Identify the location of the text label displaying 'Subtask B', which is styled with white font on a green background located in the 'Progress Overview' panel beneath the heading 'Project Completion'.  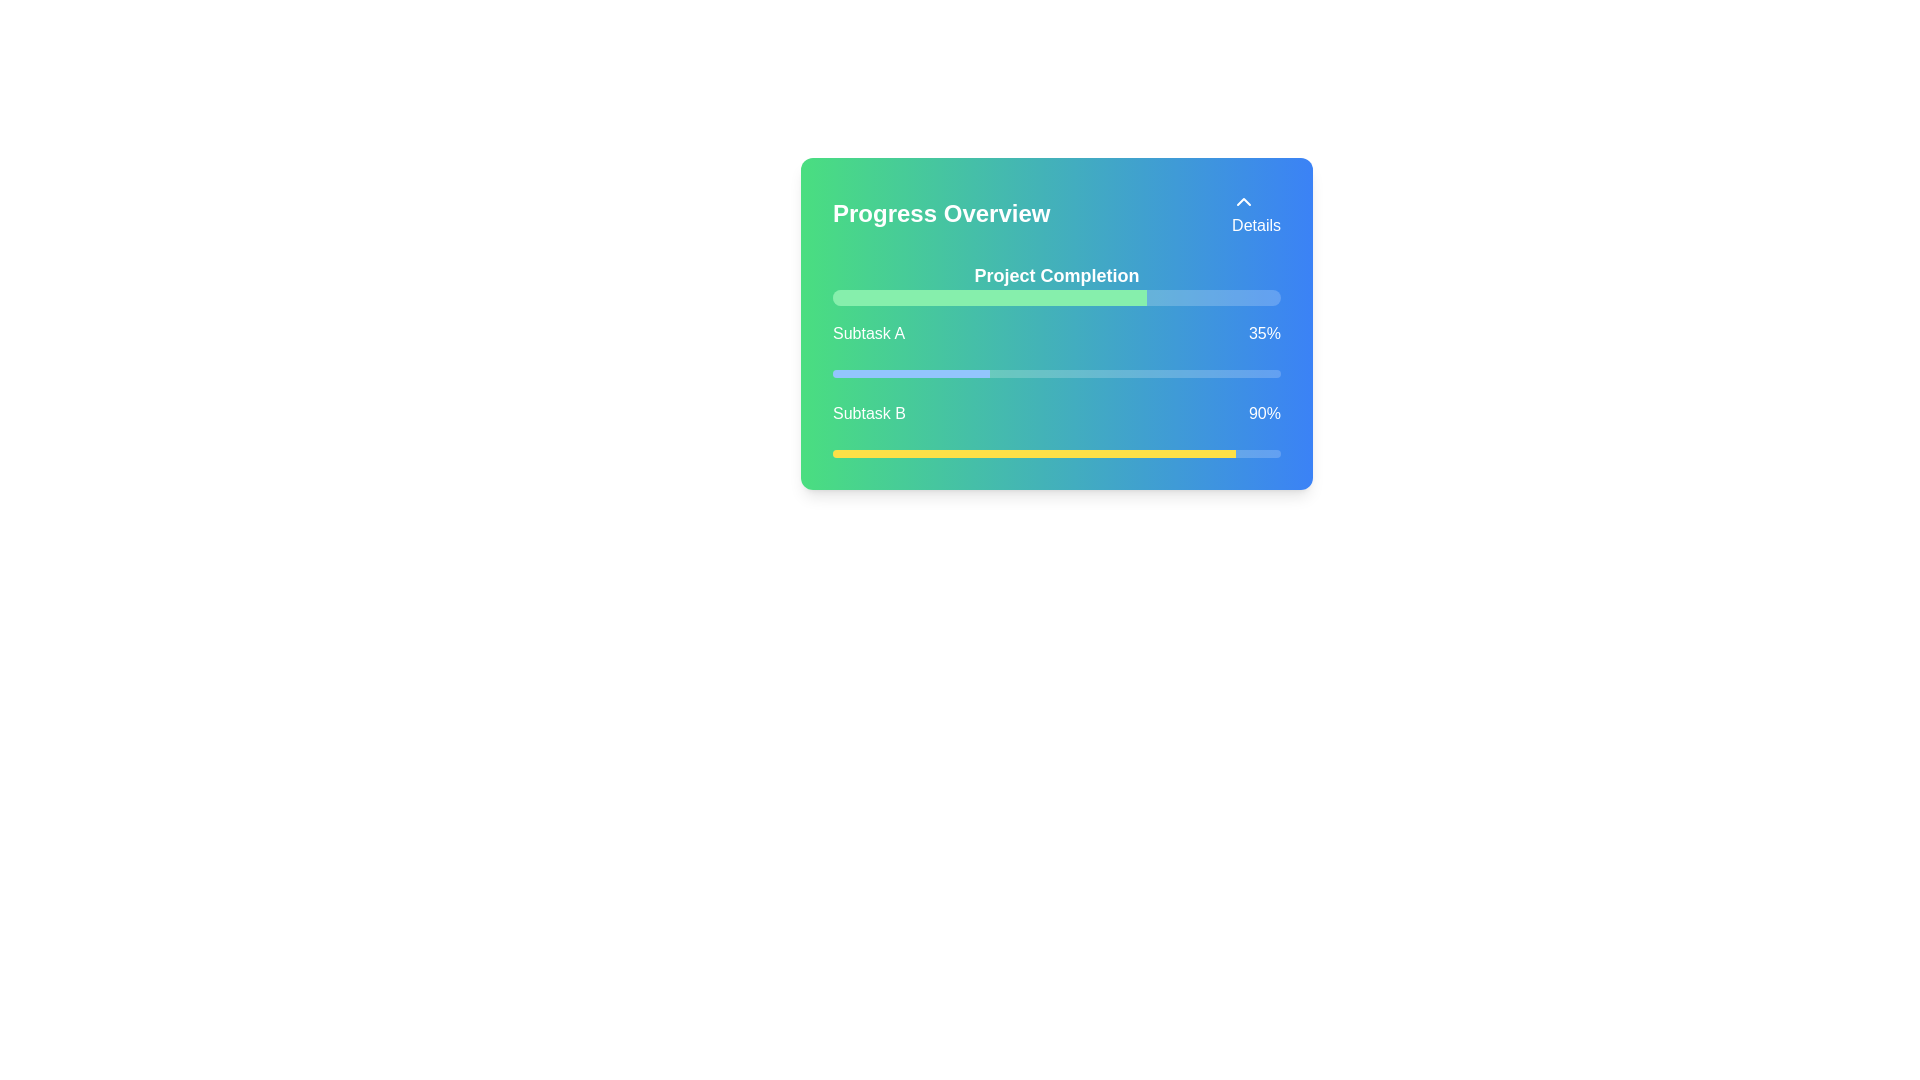
(869, 412).